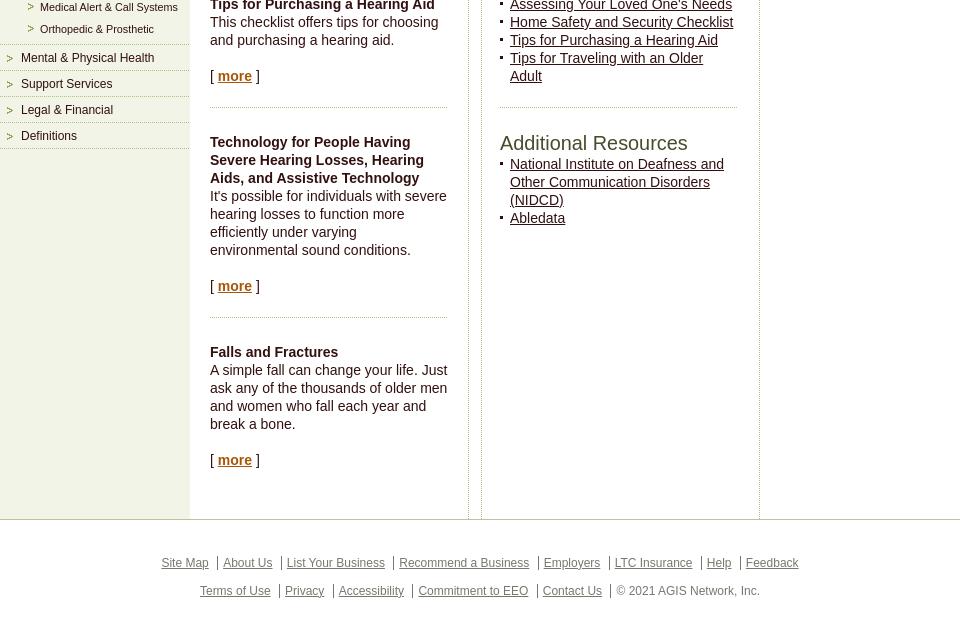 The height and width of the screenshot is (620, 960). Describe the element at coordinates (66, 84) in the screenshot. I see `'Support Services'` at that location.